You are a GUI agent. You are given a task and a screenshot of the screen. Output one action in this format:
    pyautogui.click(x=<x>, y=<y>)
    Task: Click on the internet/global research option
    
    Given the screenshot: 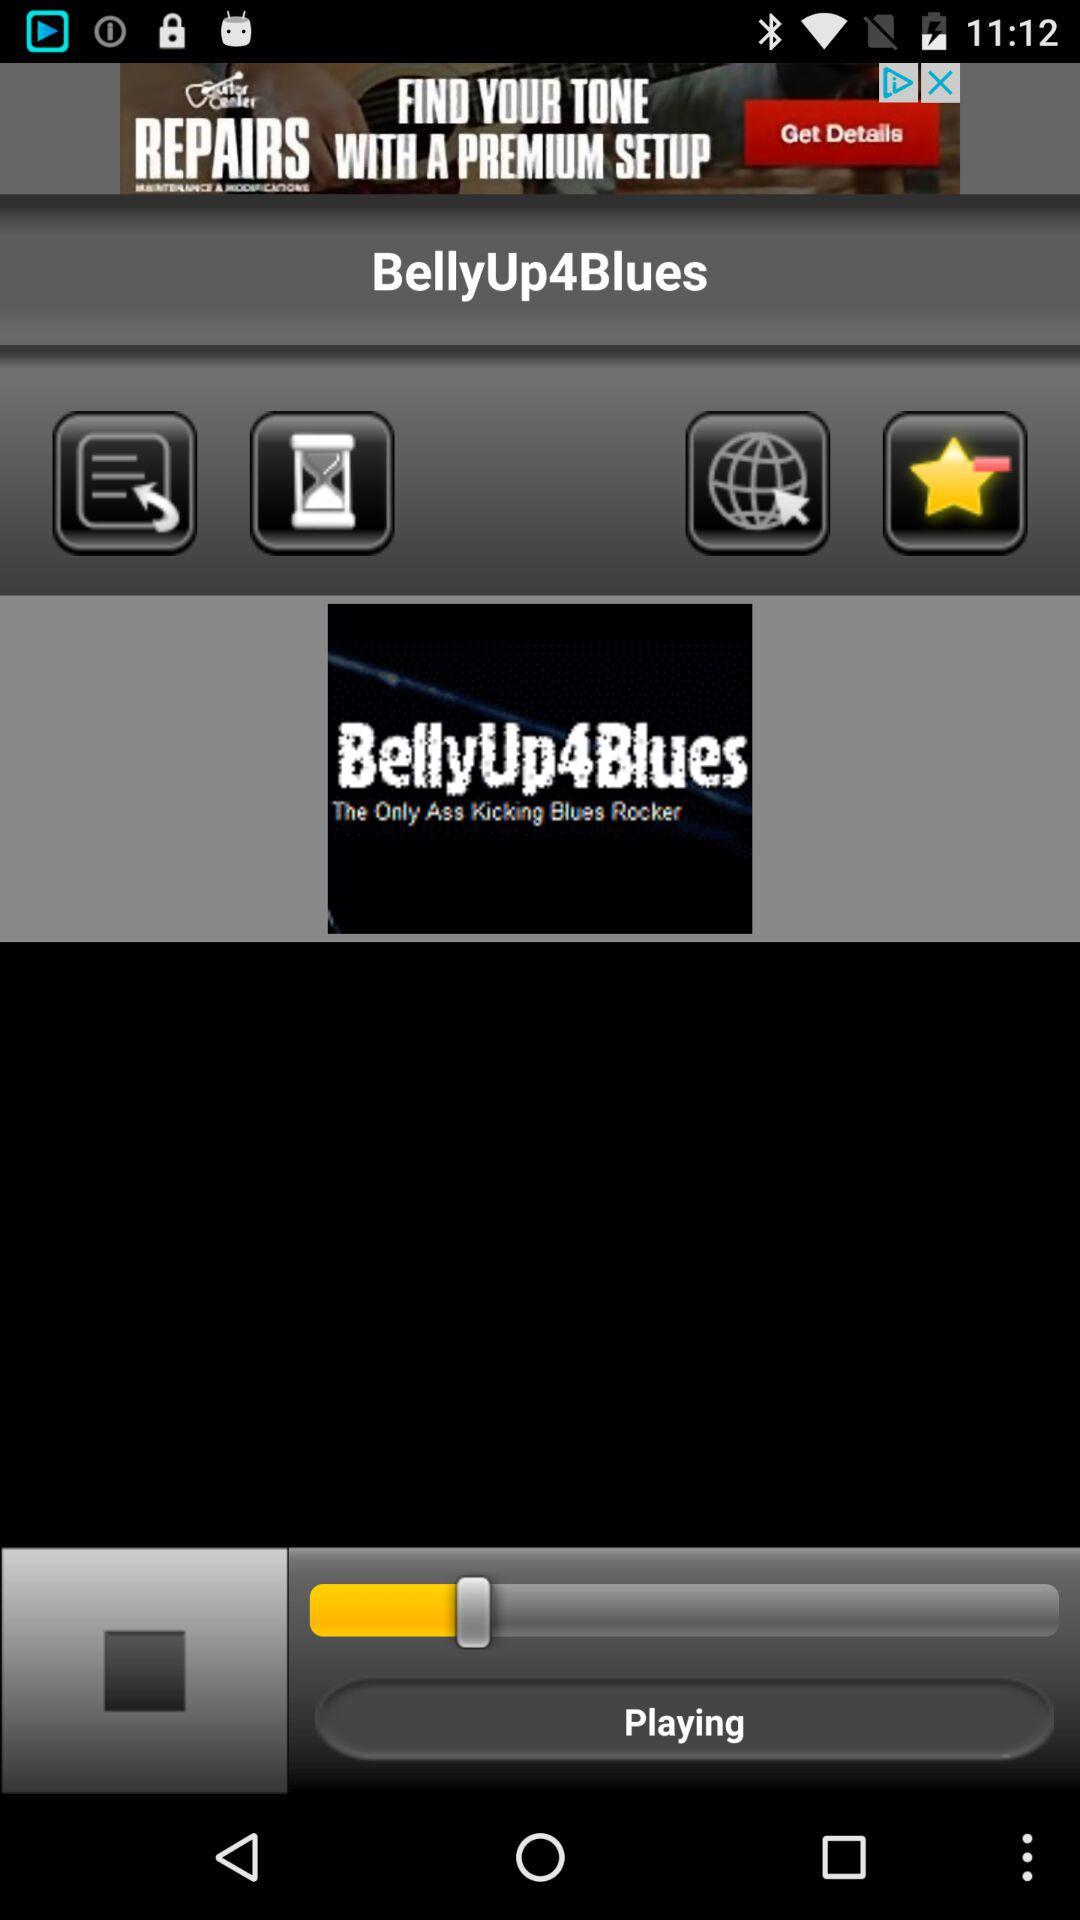 What is the action you would take?
    pyautogui.click(x=757, y=483)
    